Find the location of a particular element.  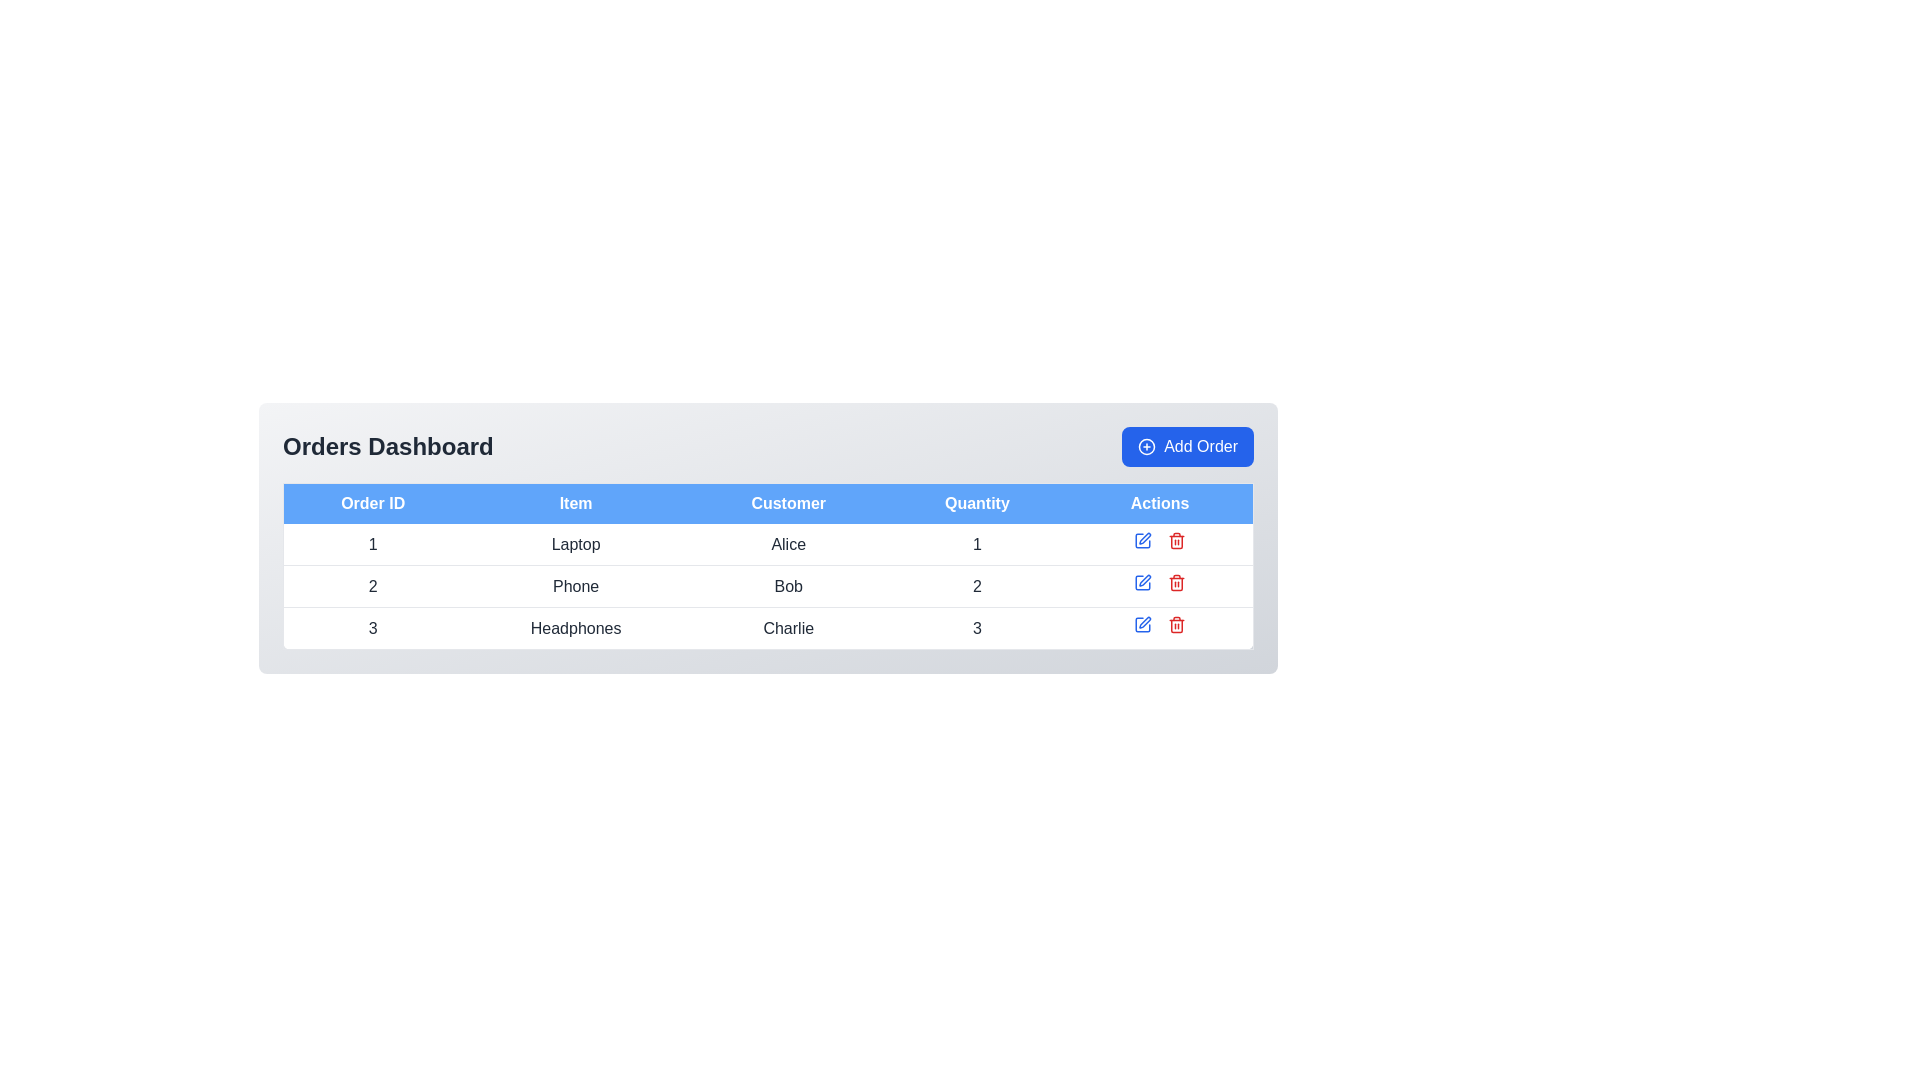

the numerical text '2' in the 'Quantity' column of the table, which is associated with the 'Phone' item and located under the 'Bob' customer is located at coordinates (977, 585).